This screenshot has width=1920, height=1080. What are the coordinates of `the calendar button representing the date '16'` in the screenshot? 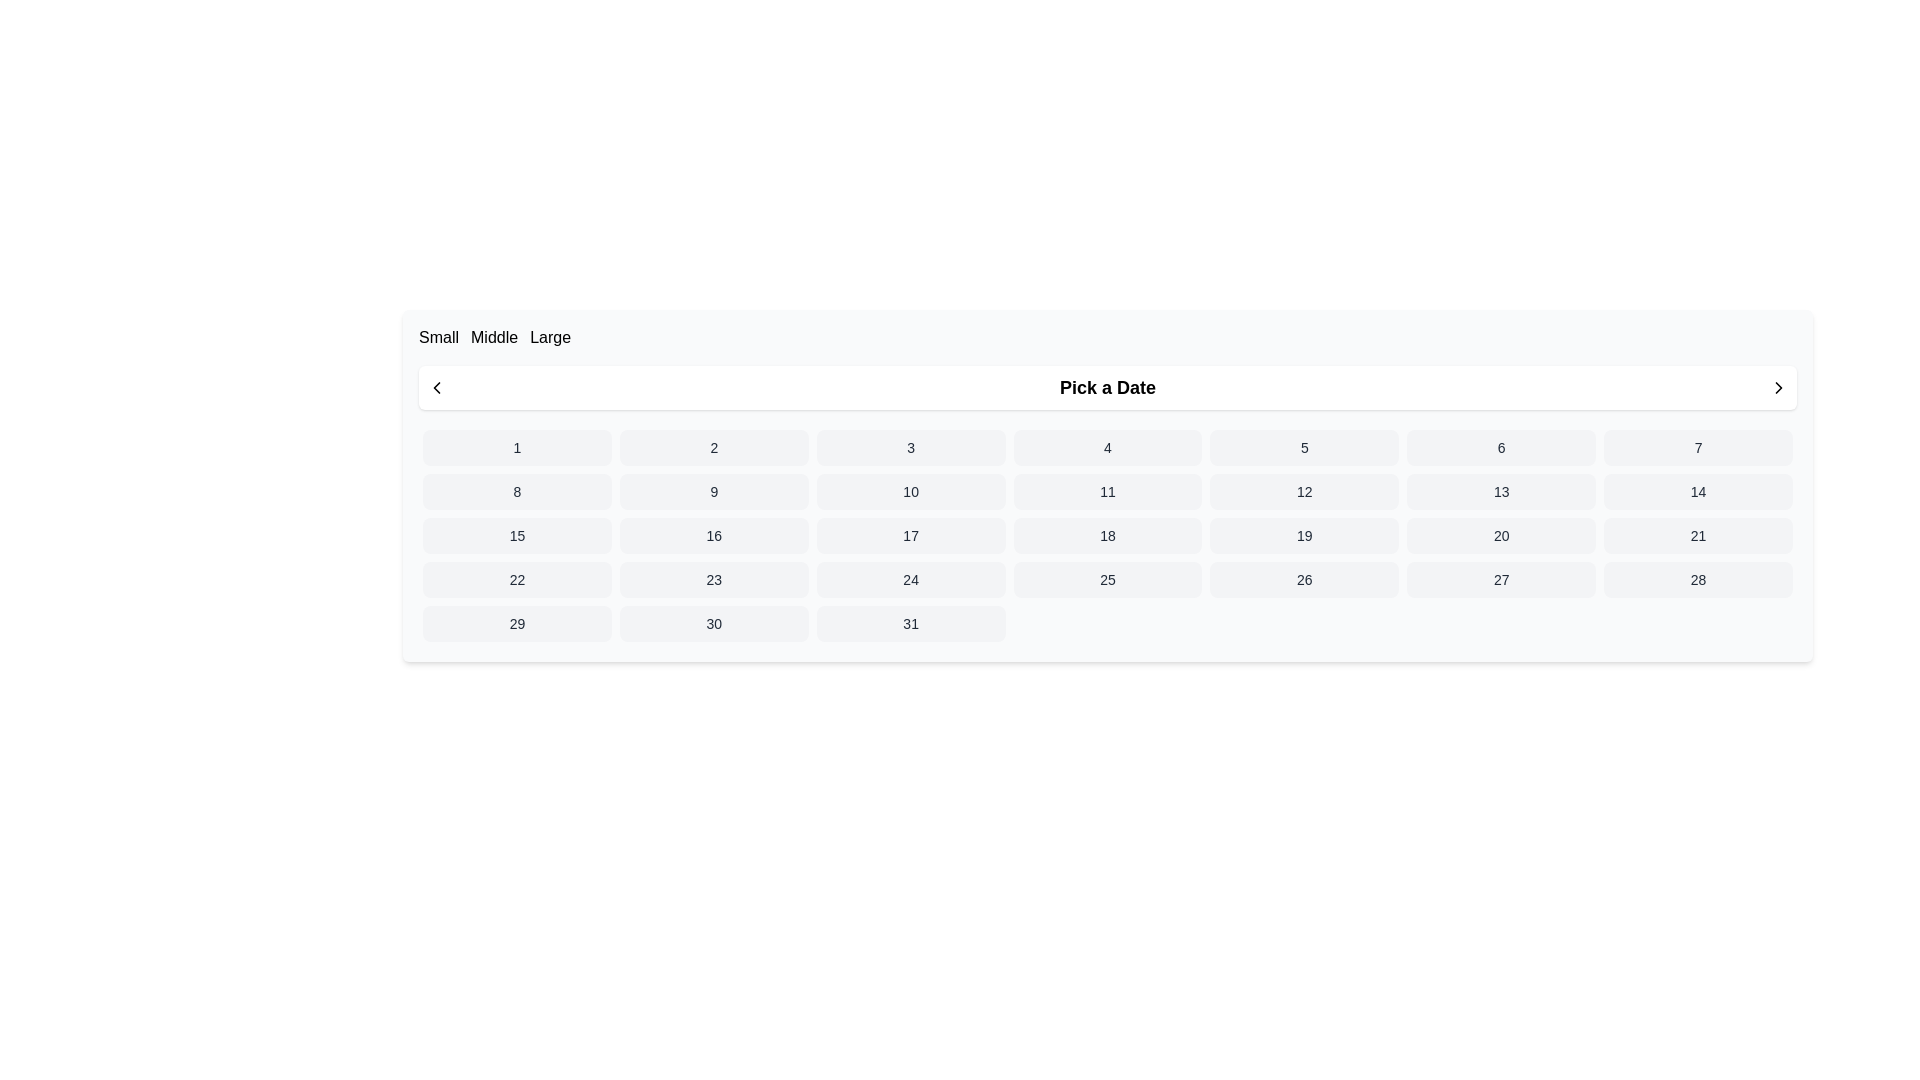 It's located at (714, 535).